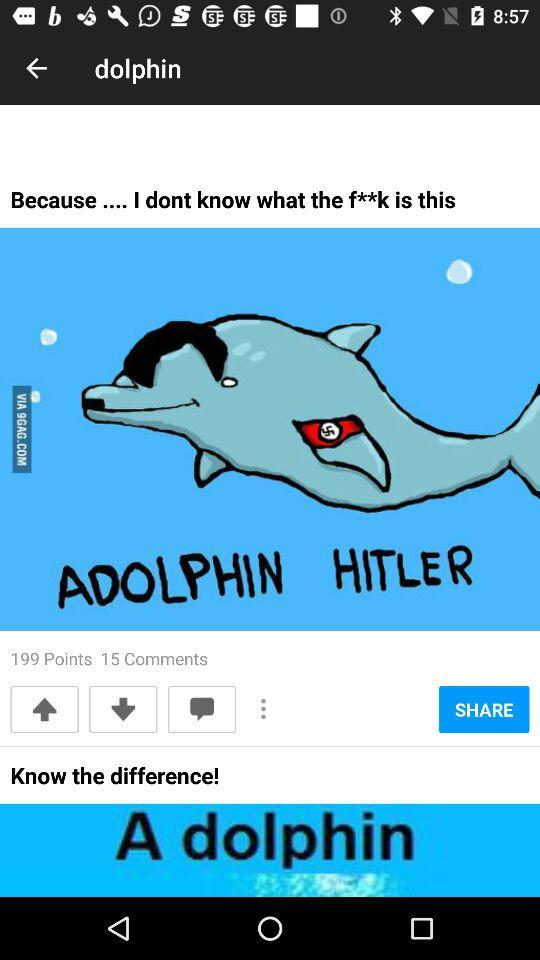  Describe the element at coordinates (123, 709) in the screenshot. I see `icon below 199 points 	15 icon` at that location.